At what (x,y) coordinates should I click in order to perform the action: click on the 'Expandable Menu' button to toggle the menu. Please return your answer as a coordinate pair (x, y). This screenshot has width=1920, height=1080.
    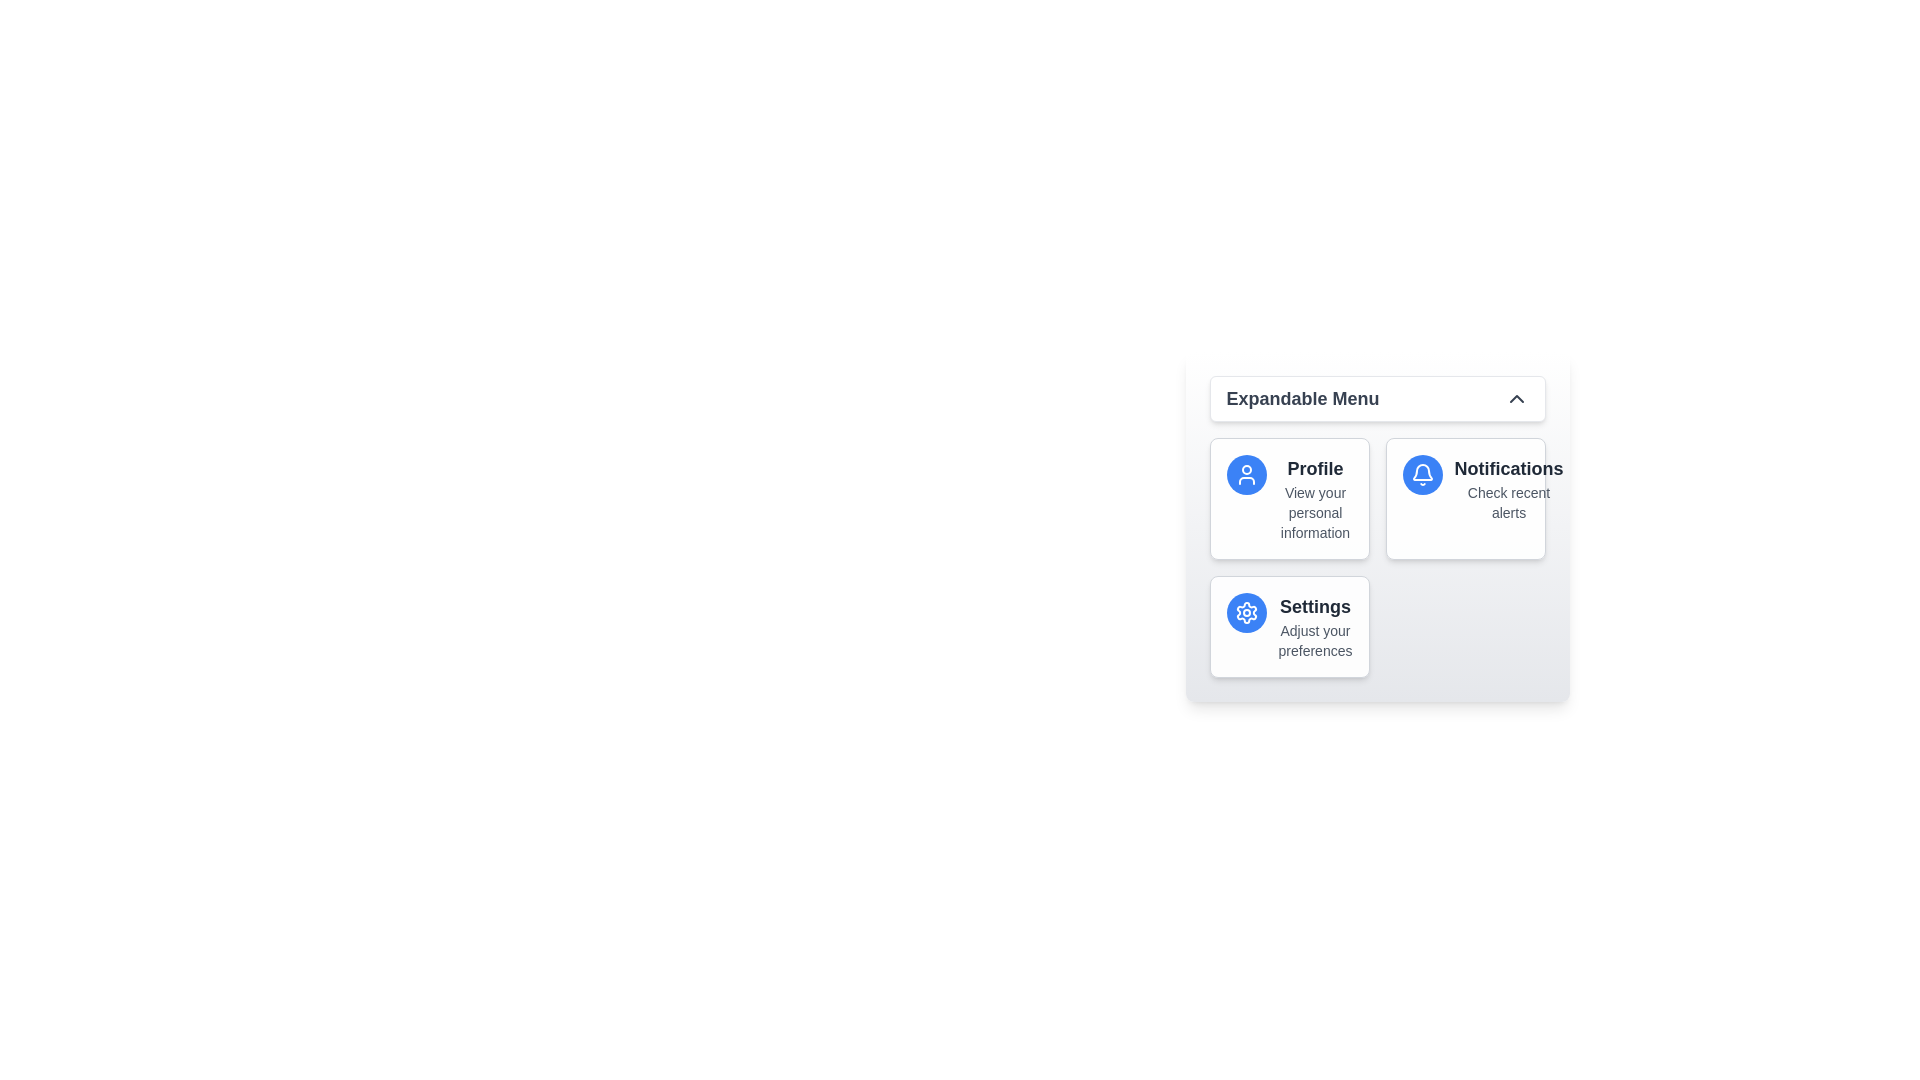
    Looking at the image, I should click on (1376, 398).